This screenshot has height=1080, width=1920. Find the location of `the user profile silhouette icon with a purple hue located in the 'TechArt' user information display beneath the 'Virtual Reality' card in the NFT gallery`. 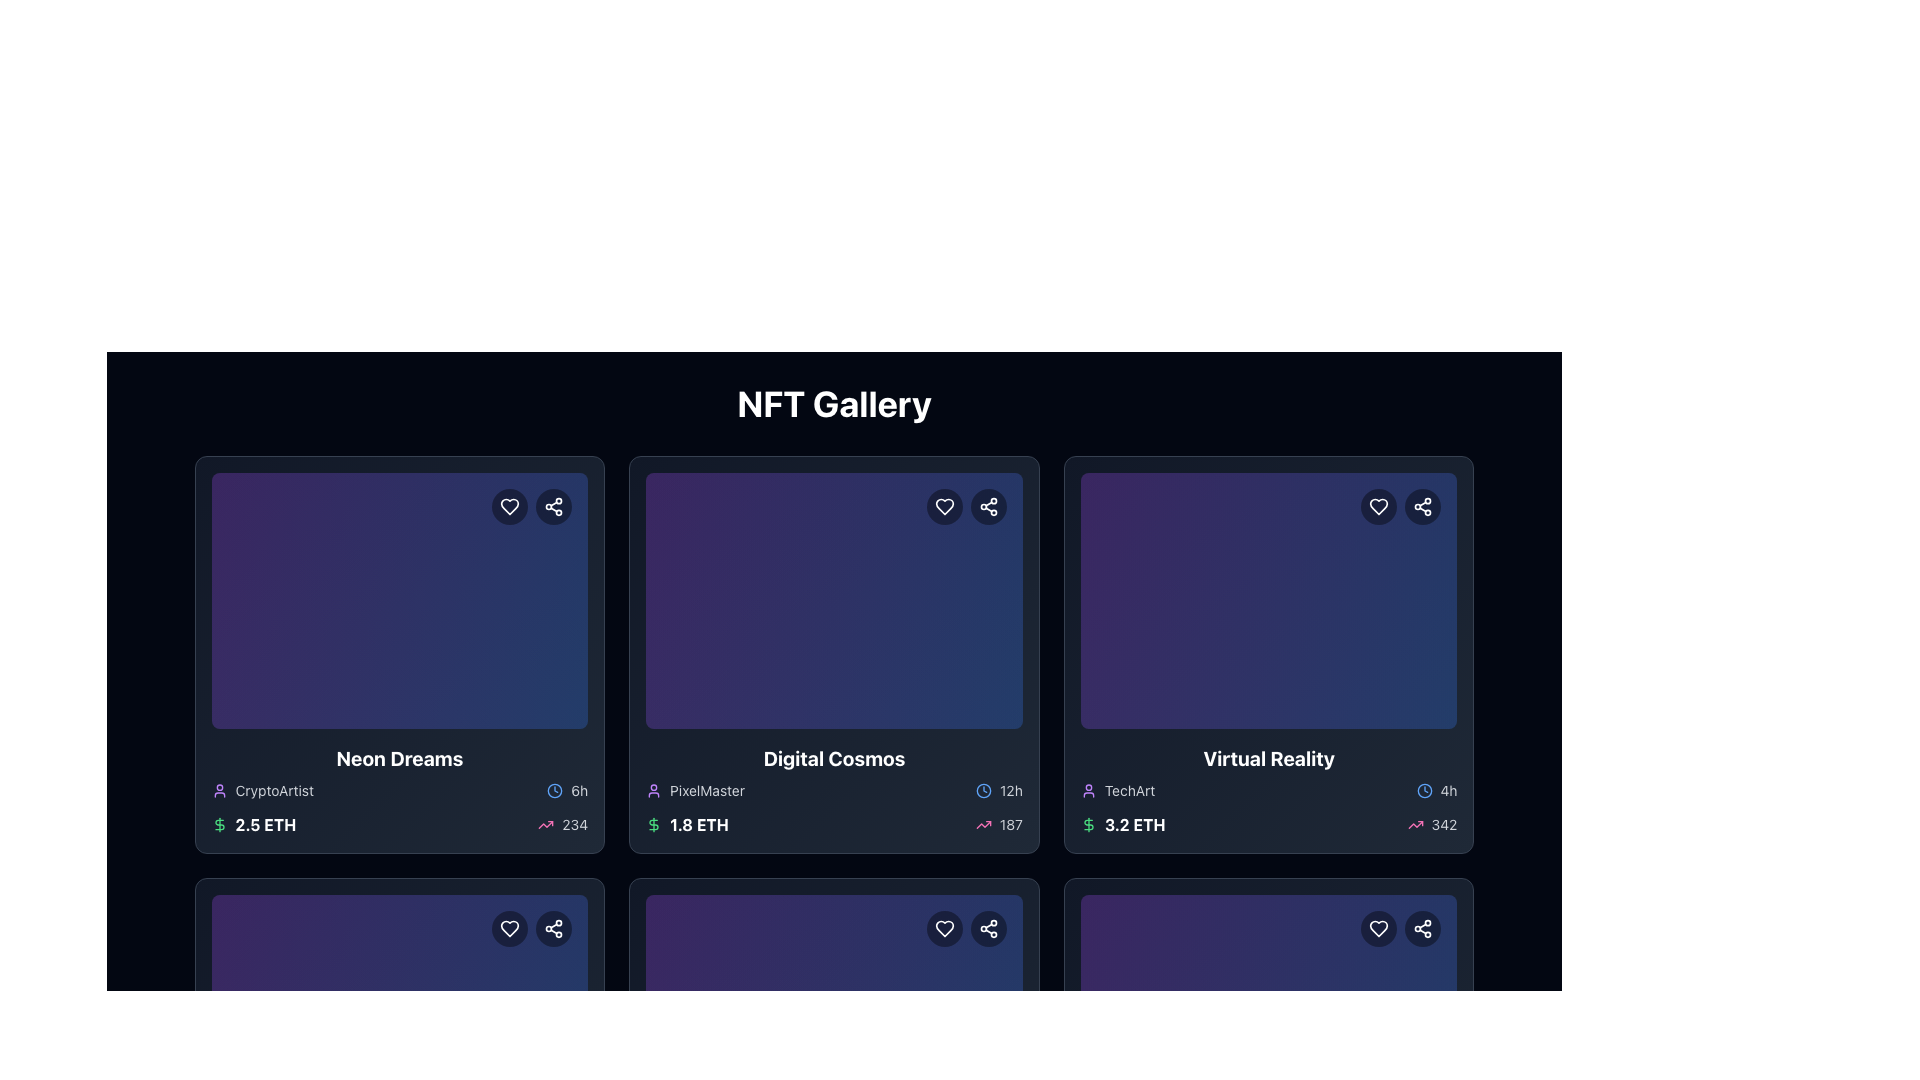

the user profile silhouette icon with a purple hue located in the 'TechArt' user information display beneath the 'Virtual Reality' card in the NFT gallery is located at coordinates (1087, 789).